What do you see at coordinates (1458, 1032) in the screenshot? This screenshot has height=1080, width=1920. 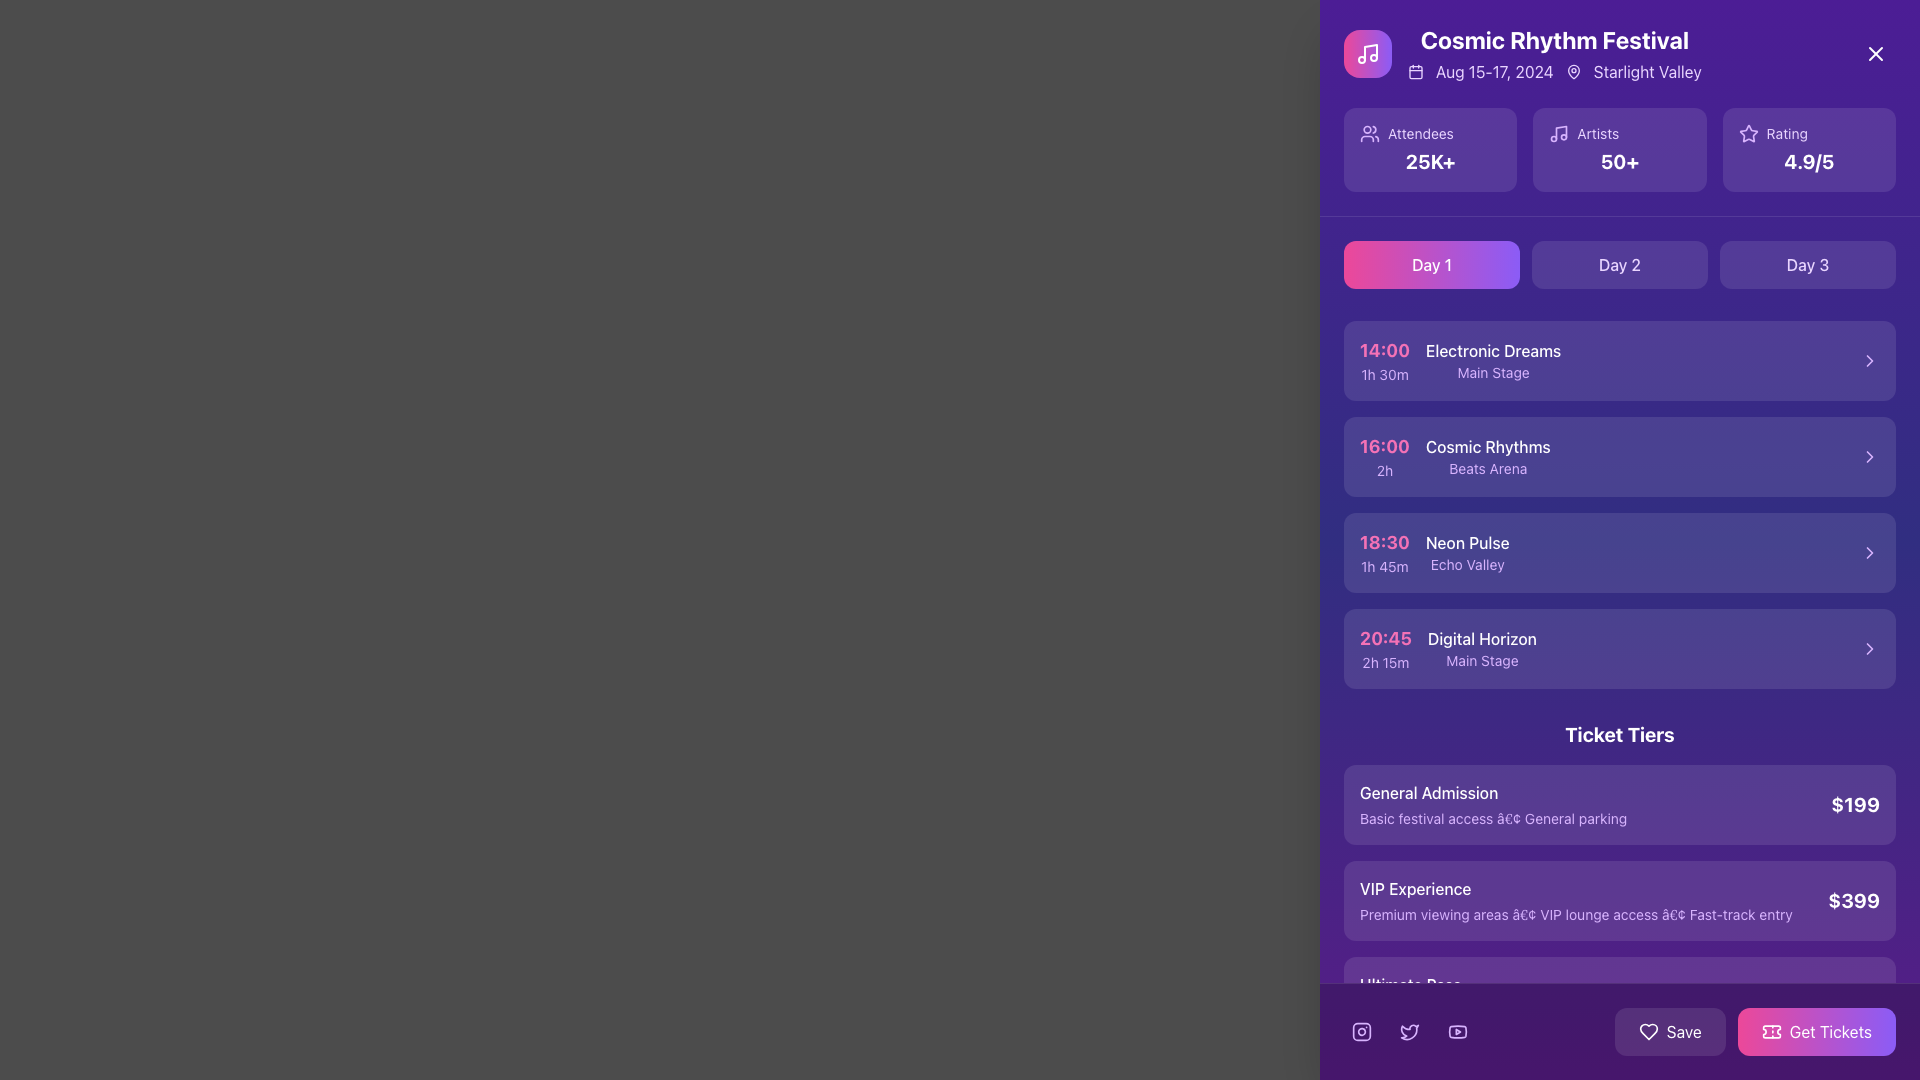 I see `the third circular button with a purple background featuring the YouTube logo` at bounding box center [1458, 1032].